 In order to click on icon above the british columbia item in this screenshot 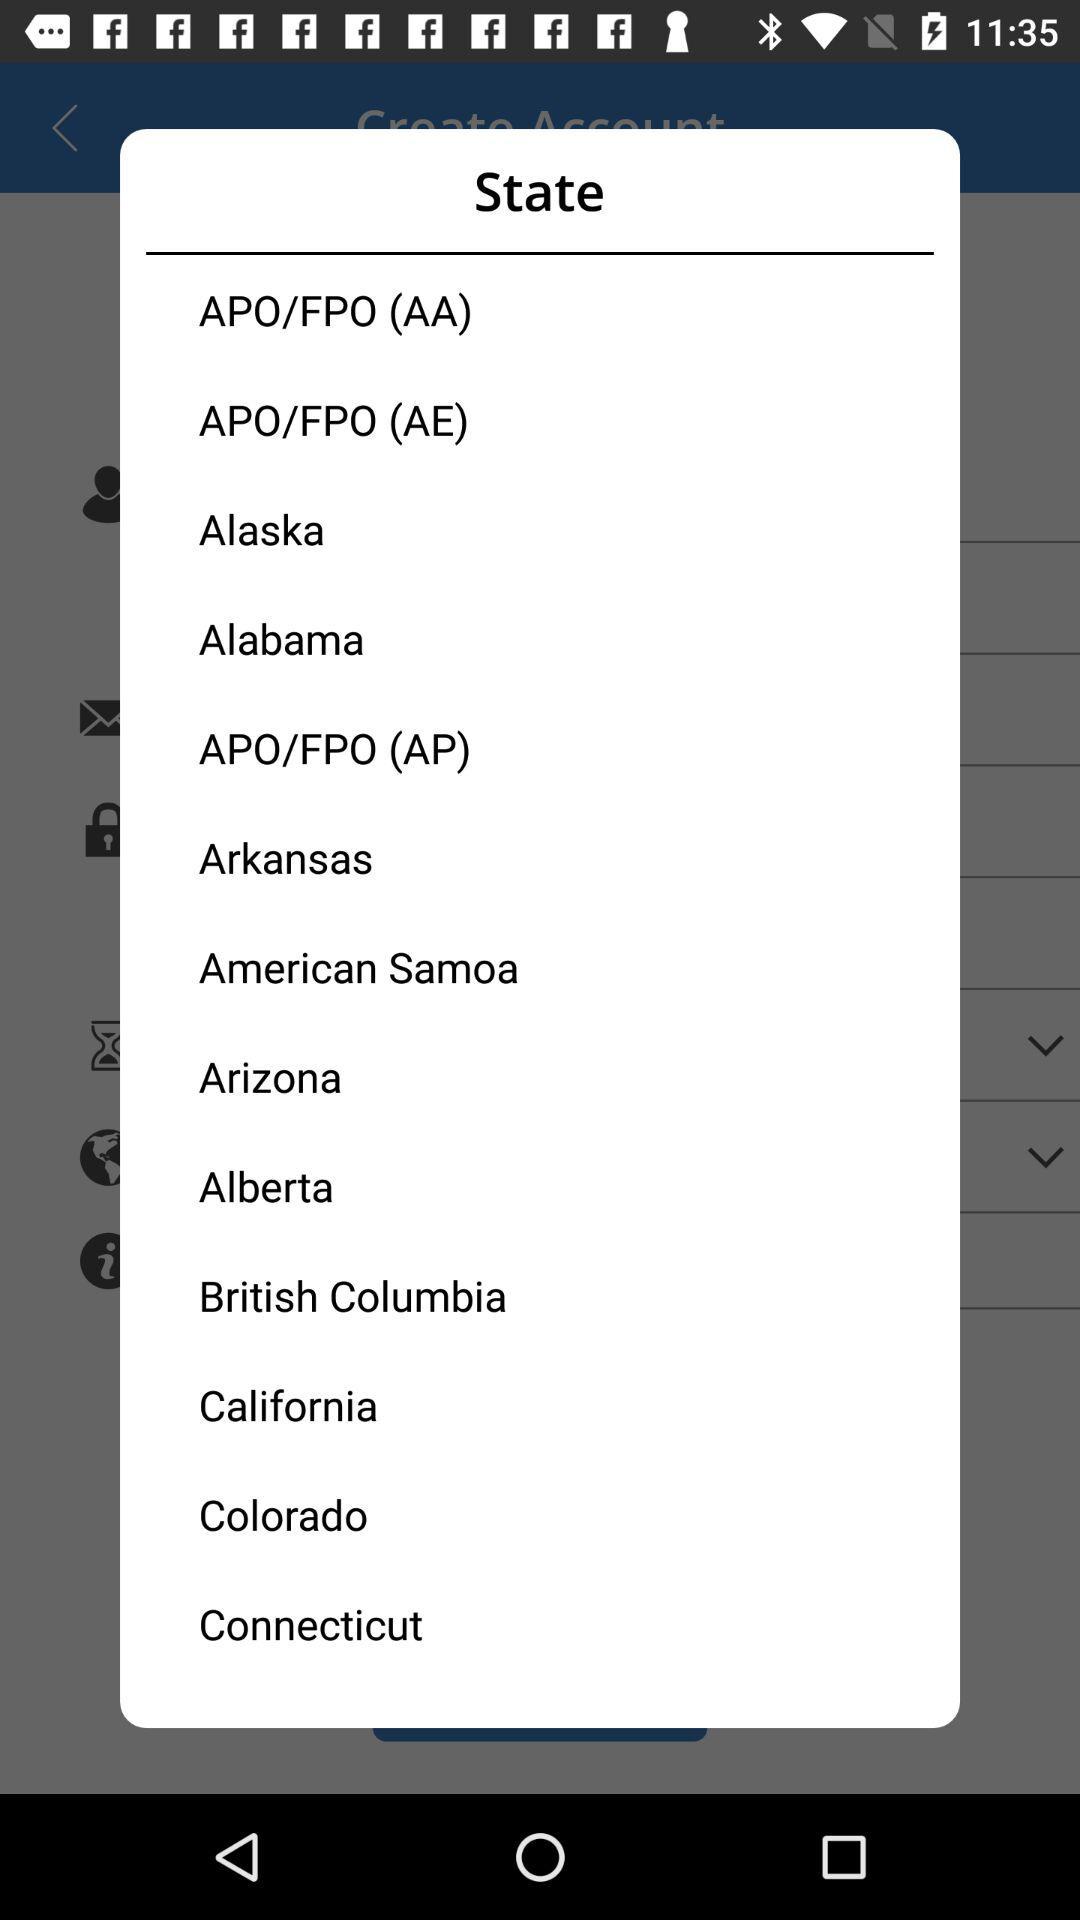, I will do `click(369, 1185)`.